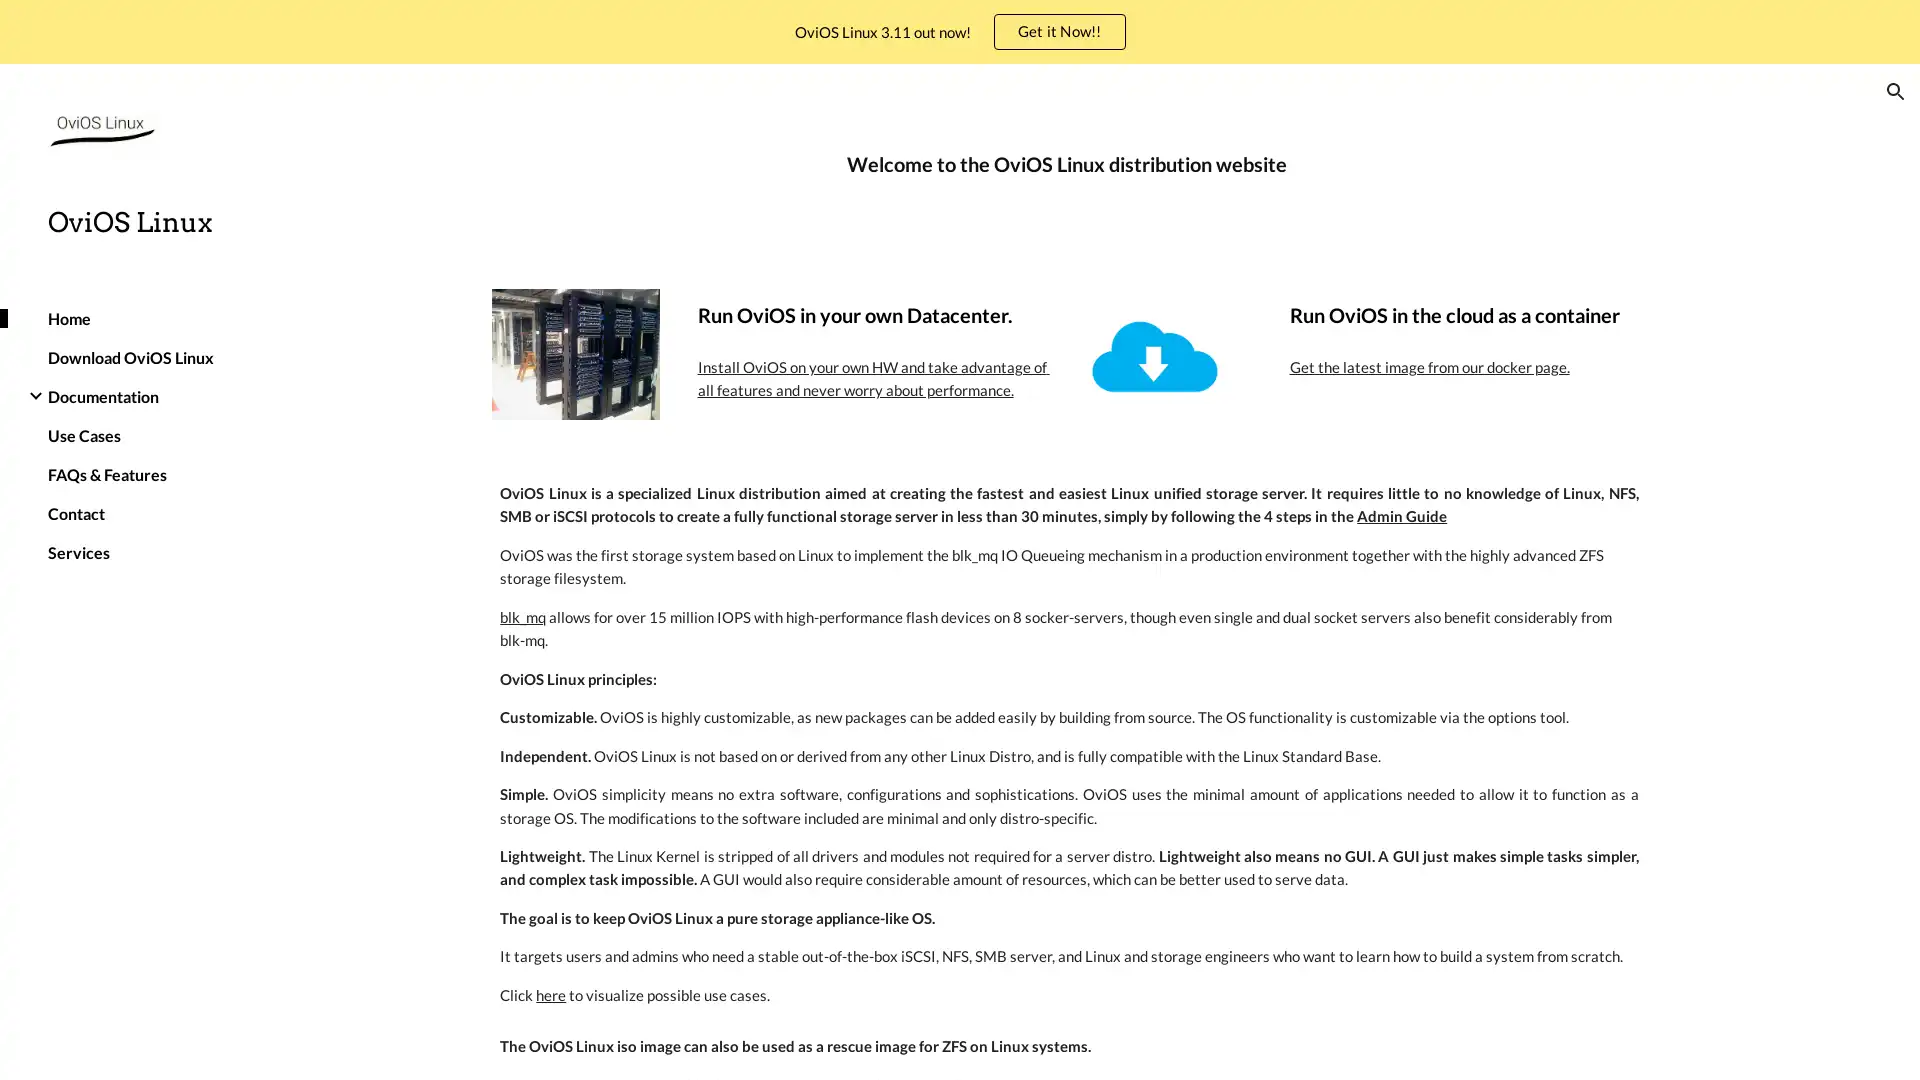 Image resolution: width=1920 pixels, height=1080 pixels. What do you see at coordinates (347, 1044) in the screenshot?
I see `Google Sites` at bounding box center [347, 1044].